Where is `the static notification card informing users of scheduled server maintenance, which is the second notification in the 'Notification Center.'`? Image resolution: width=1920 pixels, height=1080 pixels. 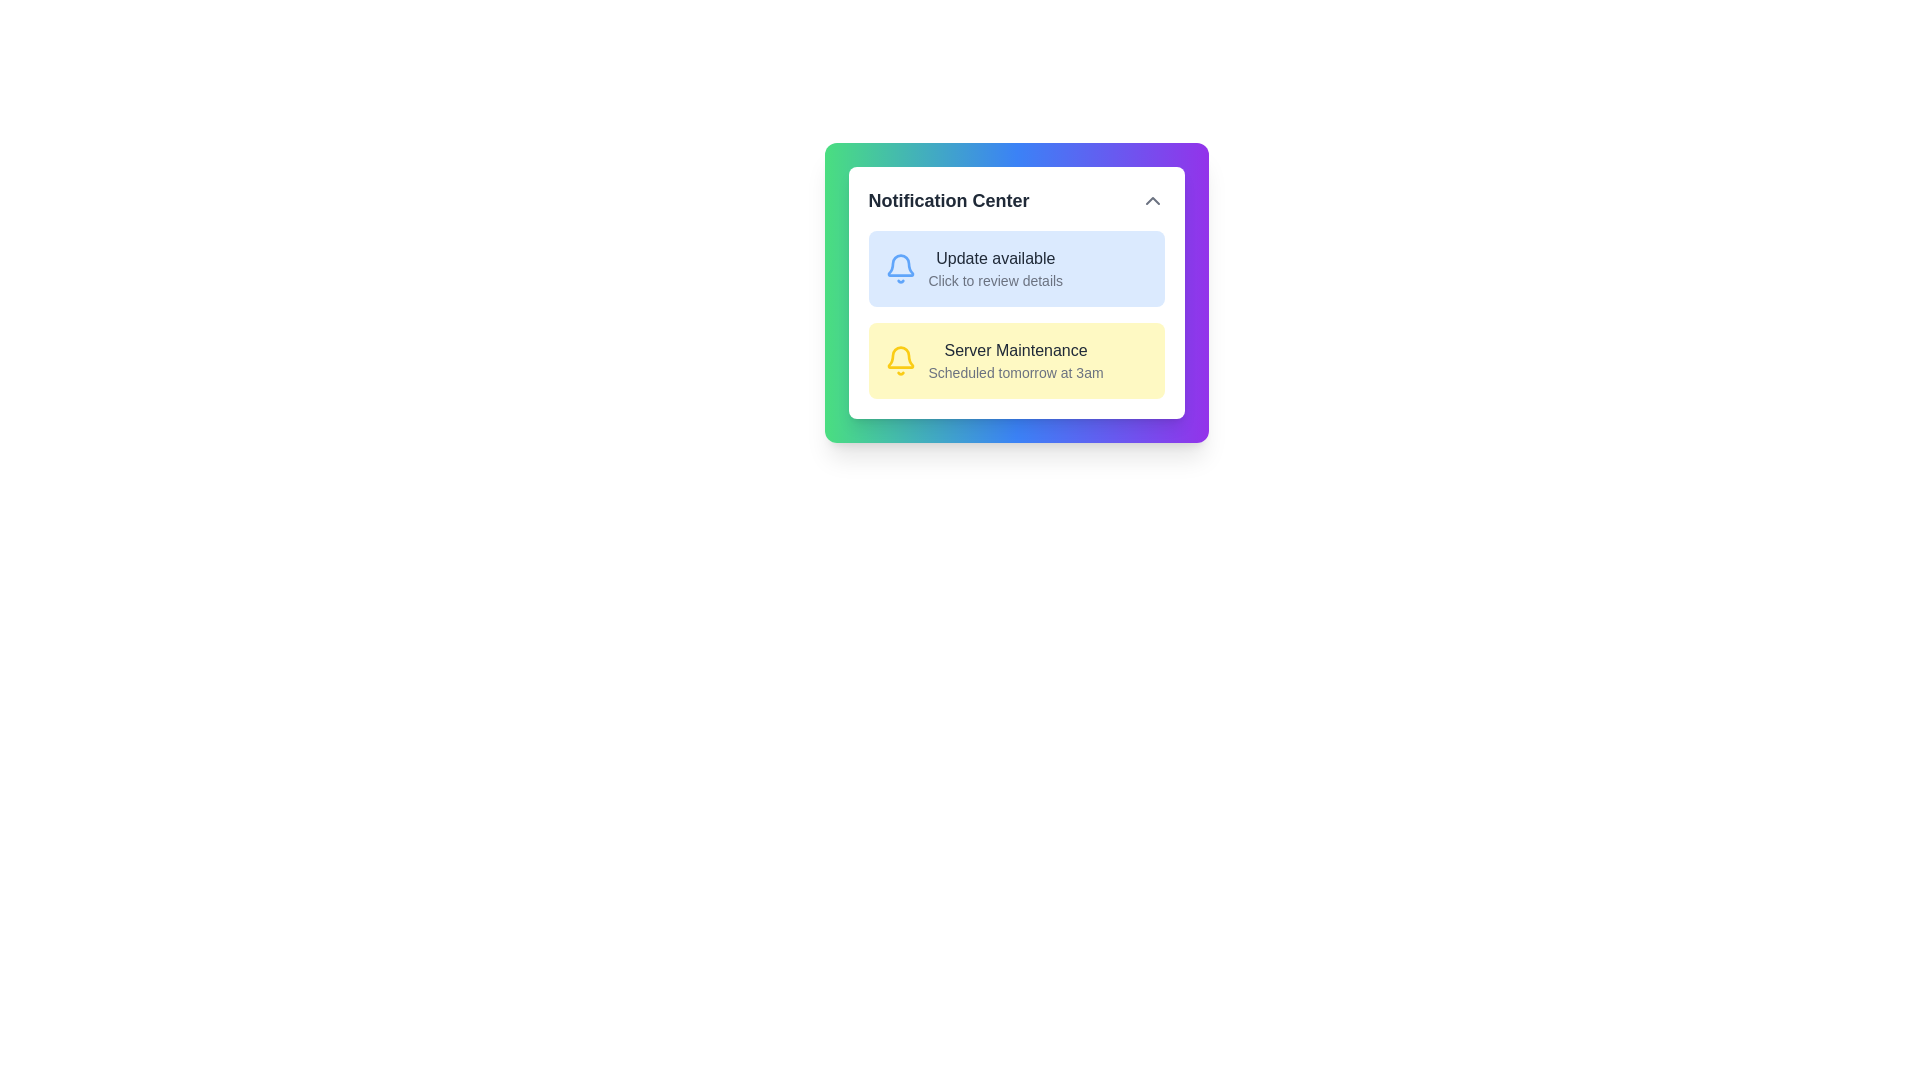 the static notification card informing users of scheduled server maintenance, which is the second notification in the 'Notification Center.' is located at coordinates (1016, 361).